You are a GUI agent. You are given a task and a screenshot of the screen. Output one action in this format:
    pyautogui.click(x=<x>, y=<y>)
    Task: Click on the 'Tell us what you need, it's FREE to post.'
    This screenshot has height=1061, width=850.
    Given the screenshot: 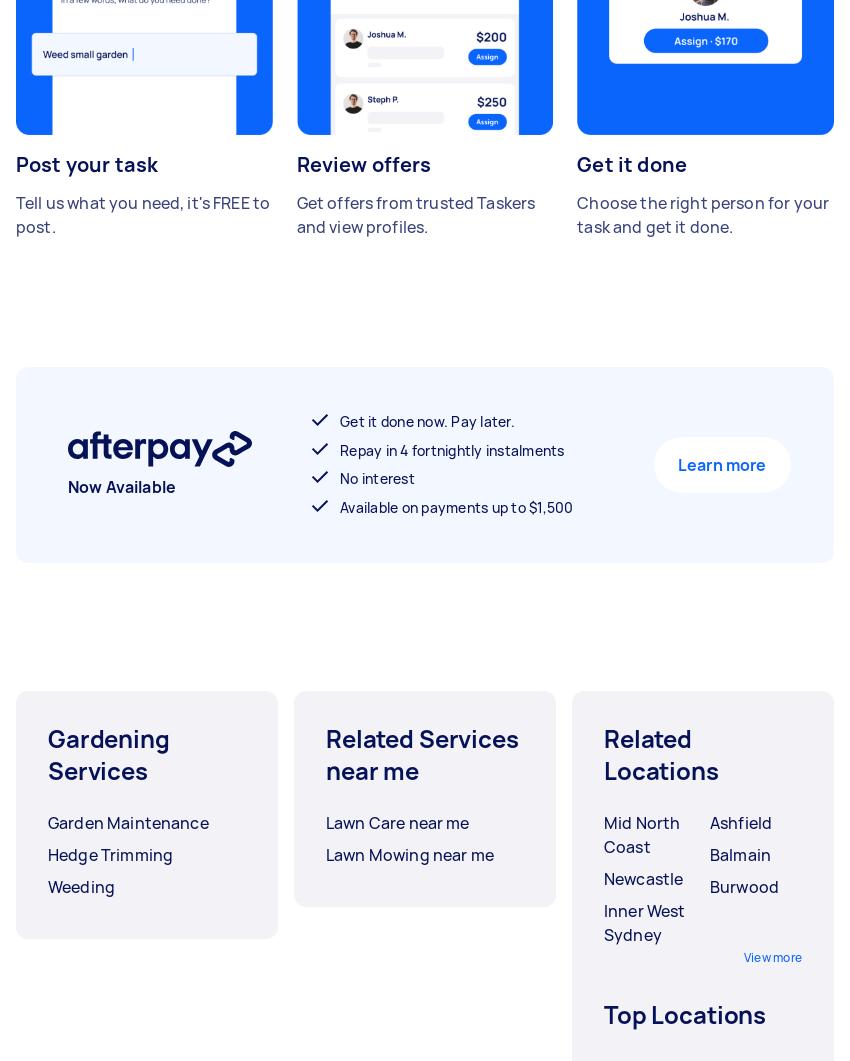 What is the action you would take?
    pyautogui.click(x=142, y=213)
    